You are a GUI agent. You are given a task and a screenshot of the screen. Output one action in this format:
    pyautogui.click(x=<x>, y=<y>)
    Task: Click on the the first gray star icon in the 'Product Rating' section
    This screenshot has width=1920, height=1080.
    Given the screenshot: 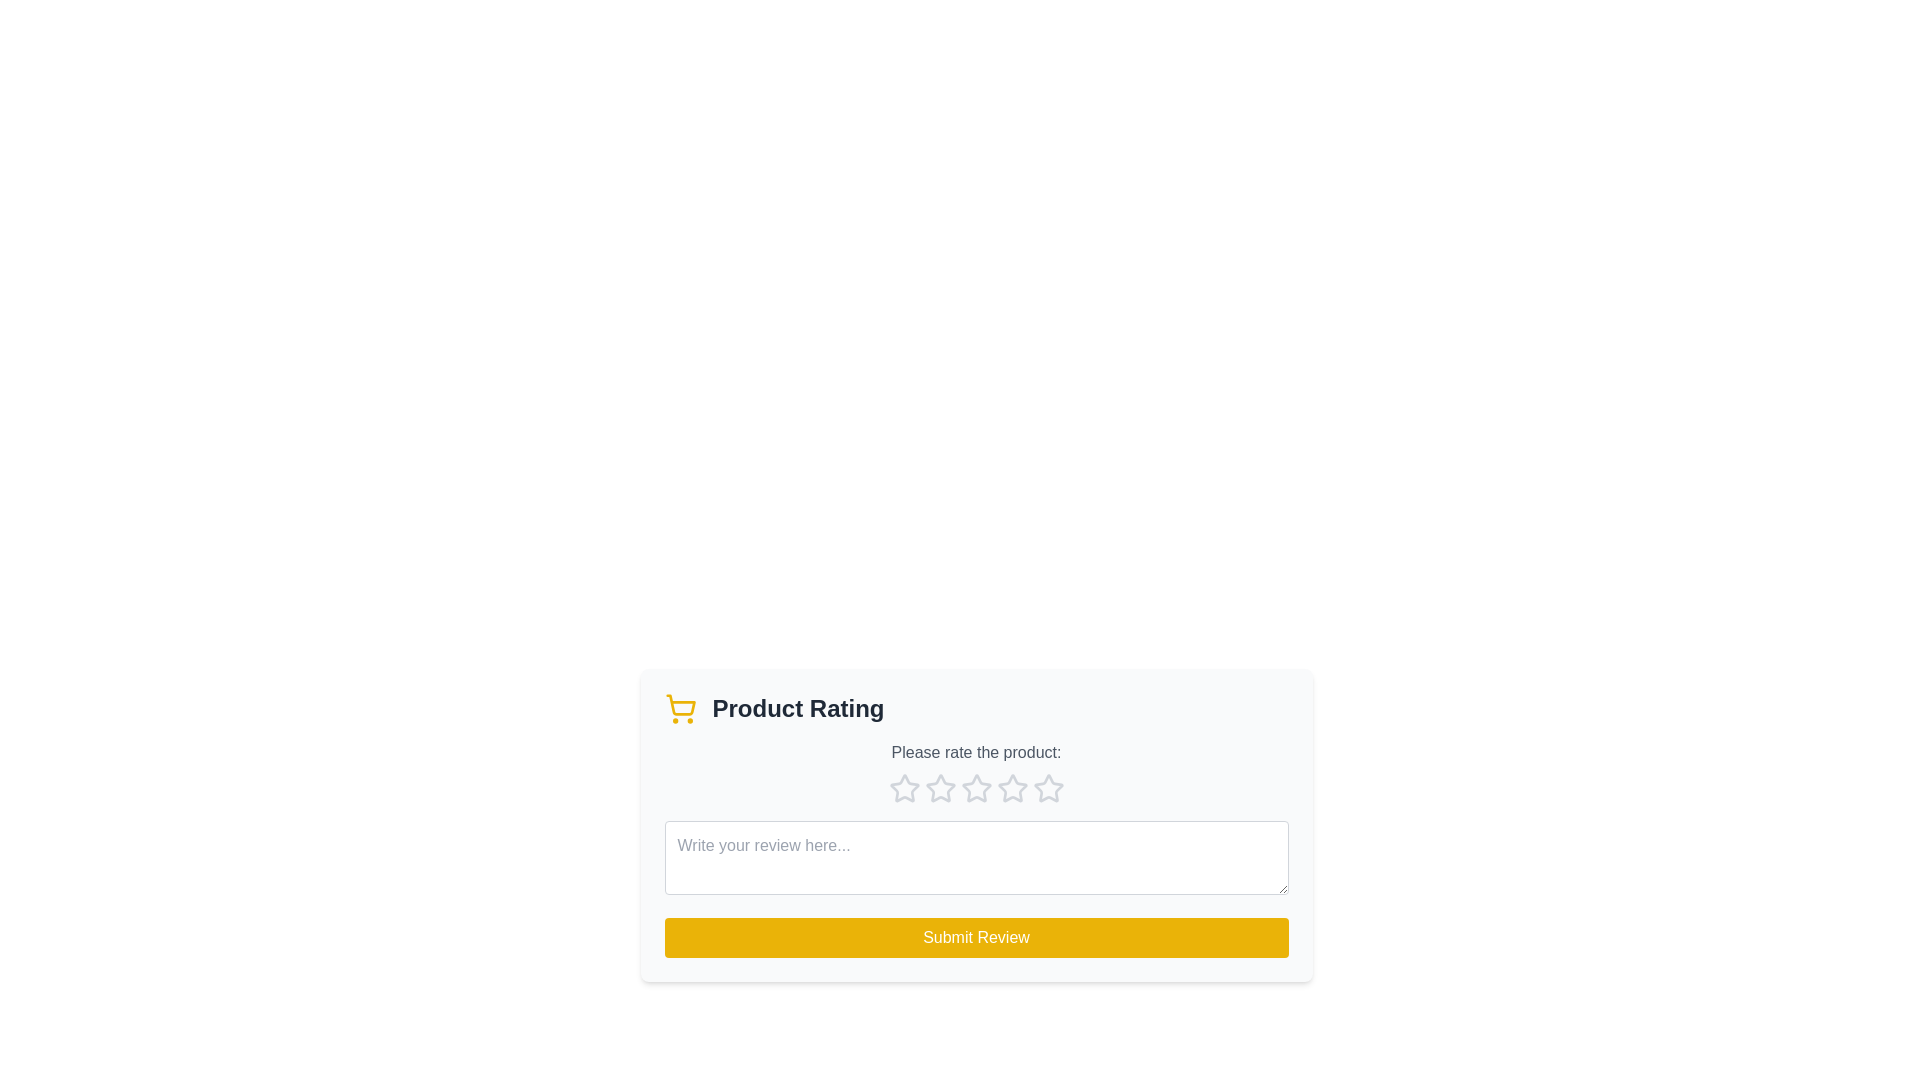 What is the action you would take?
    pyautogui.click(x=903, y=788)
    